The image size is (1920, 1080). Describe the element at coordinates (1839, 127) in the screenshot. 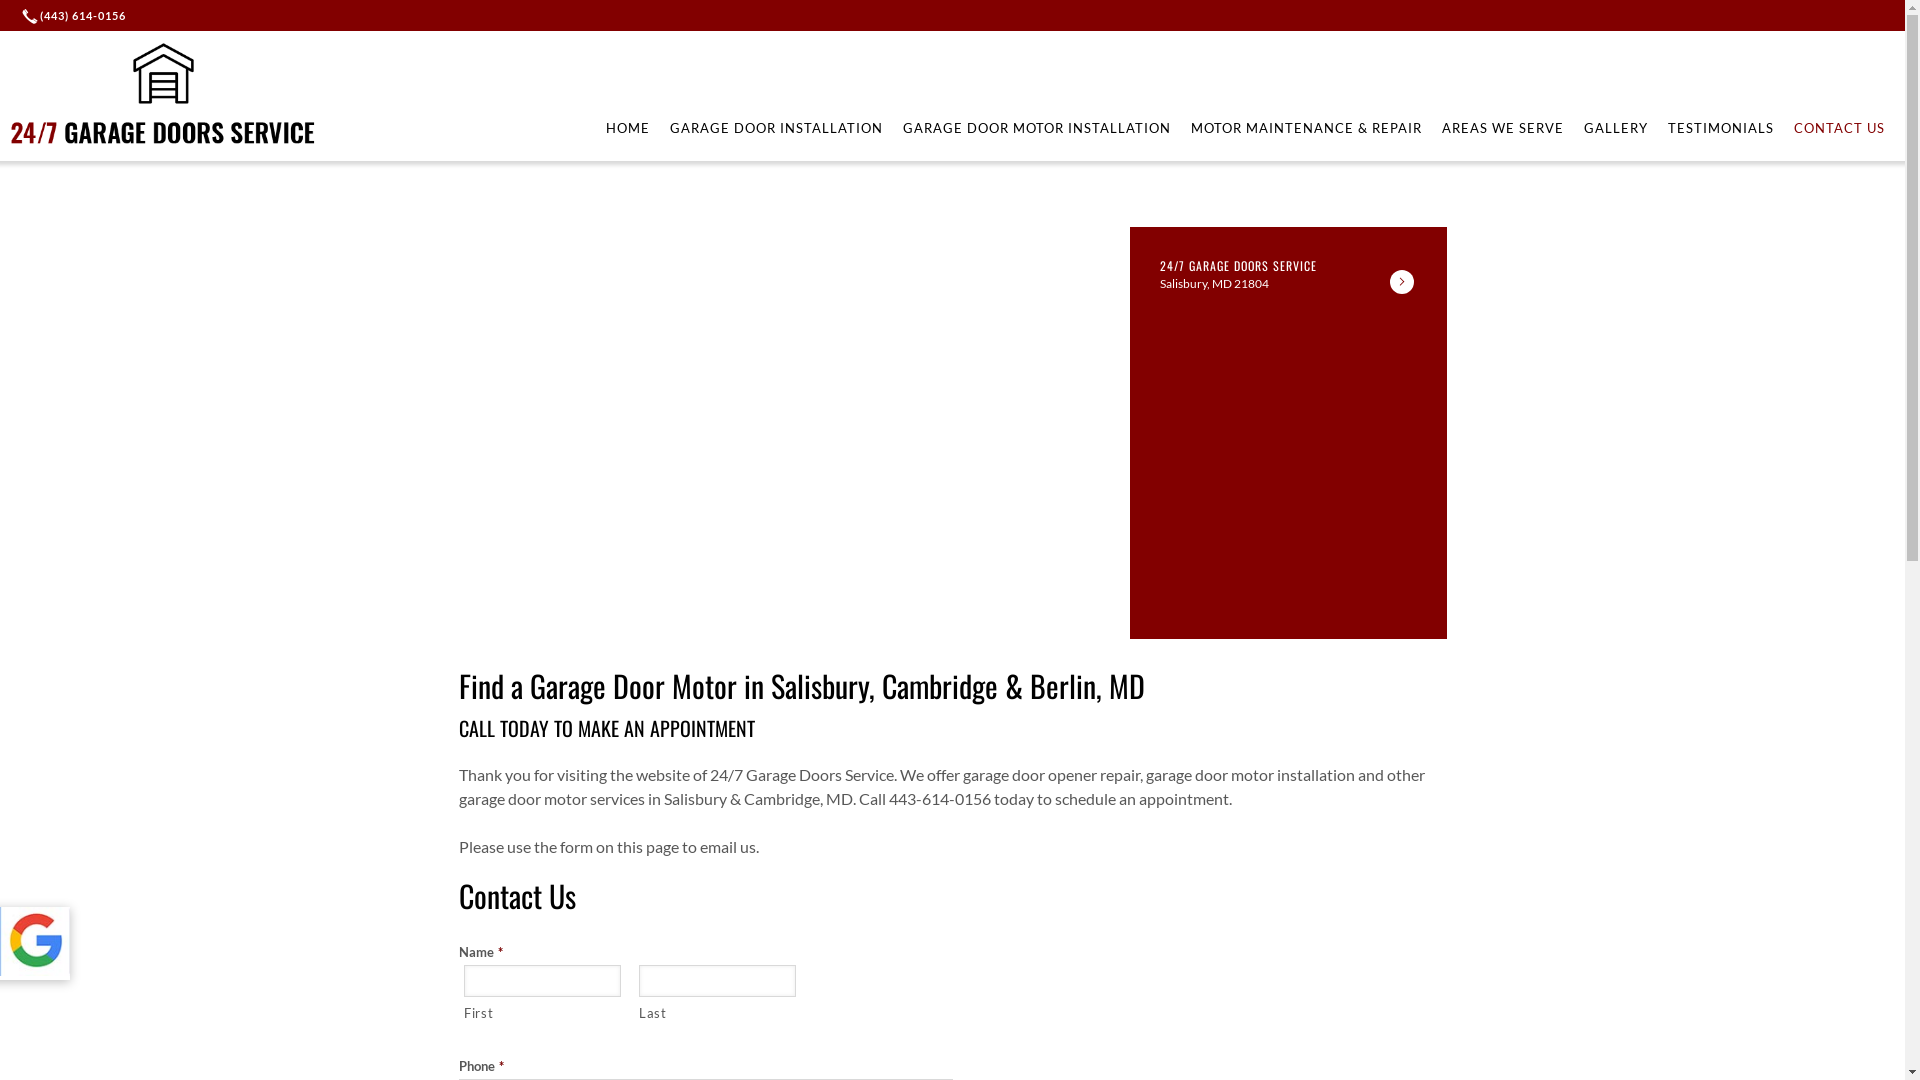

I see `'CONTACT US'` at that location.